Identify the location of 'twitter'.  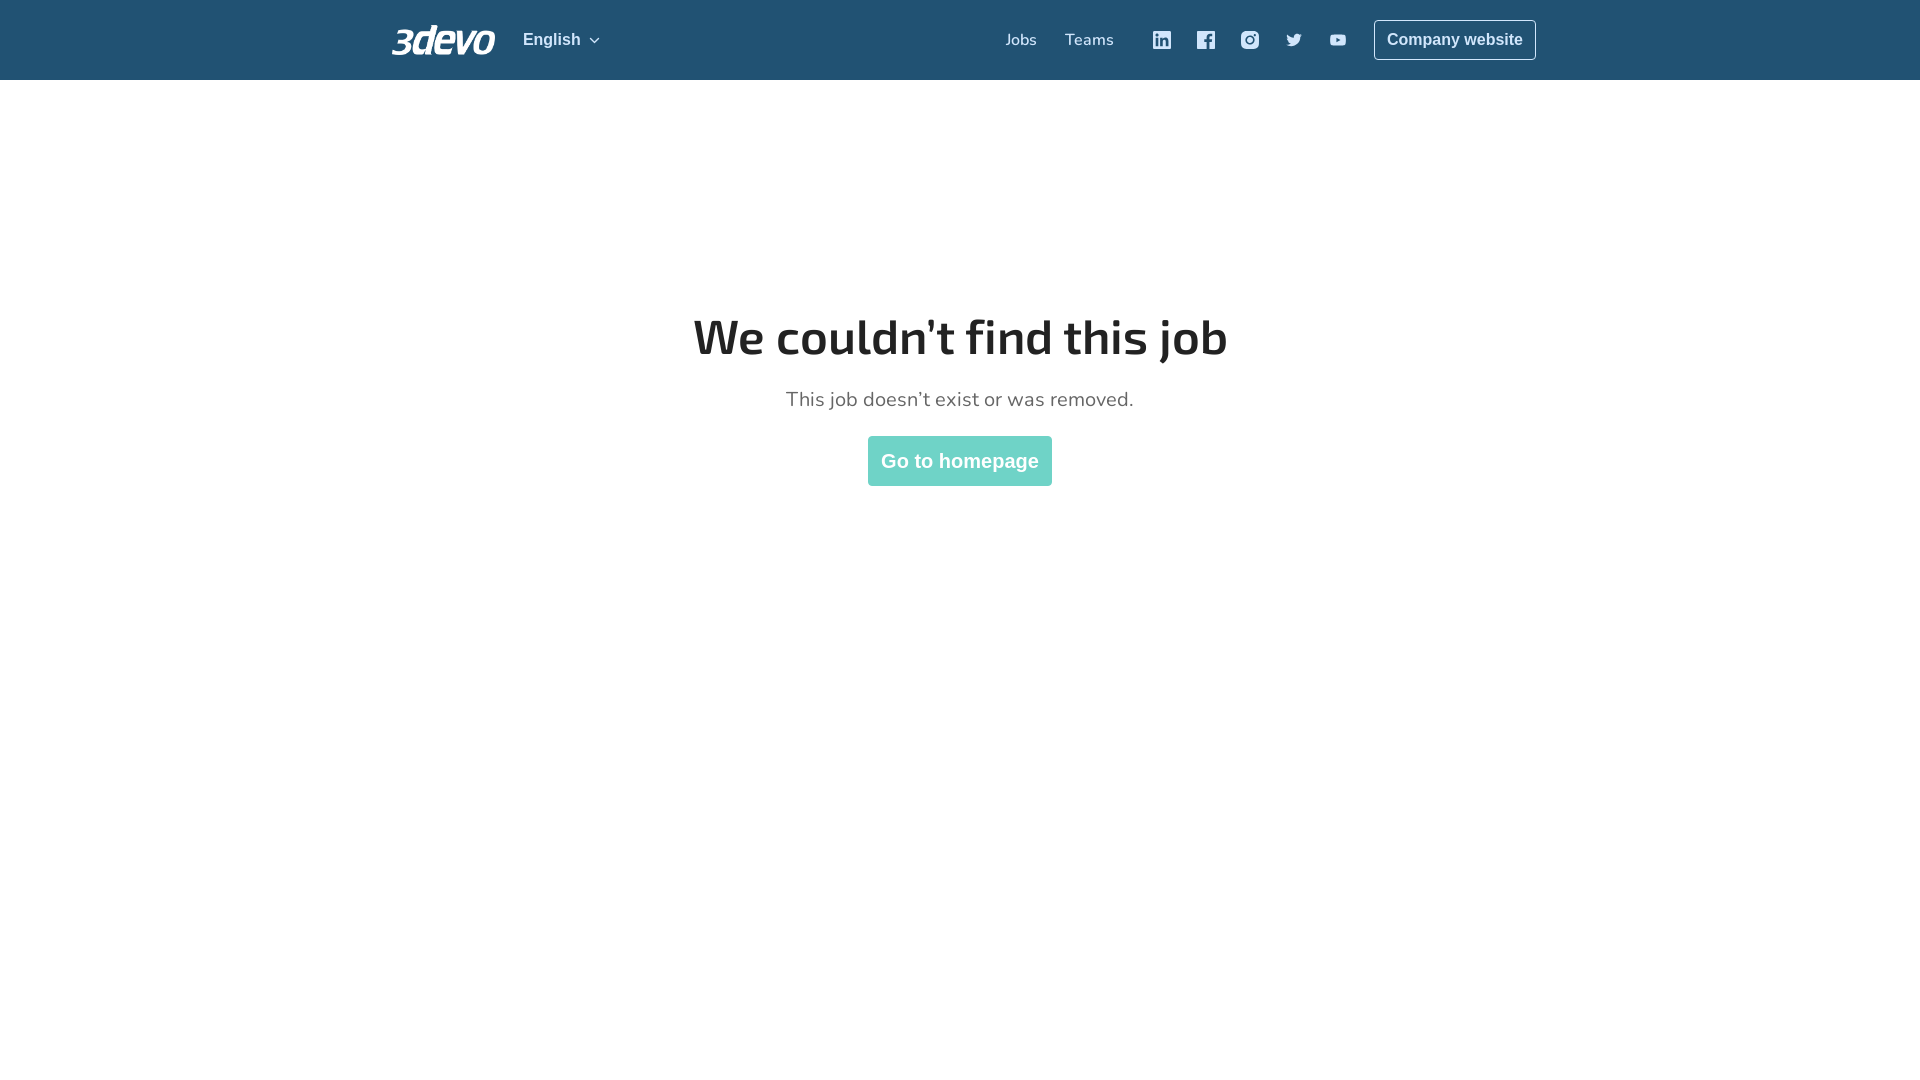
(1294, 39).